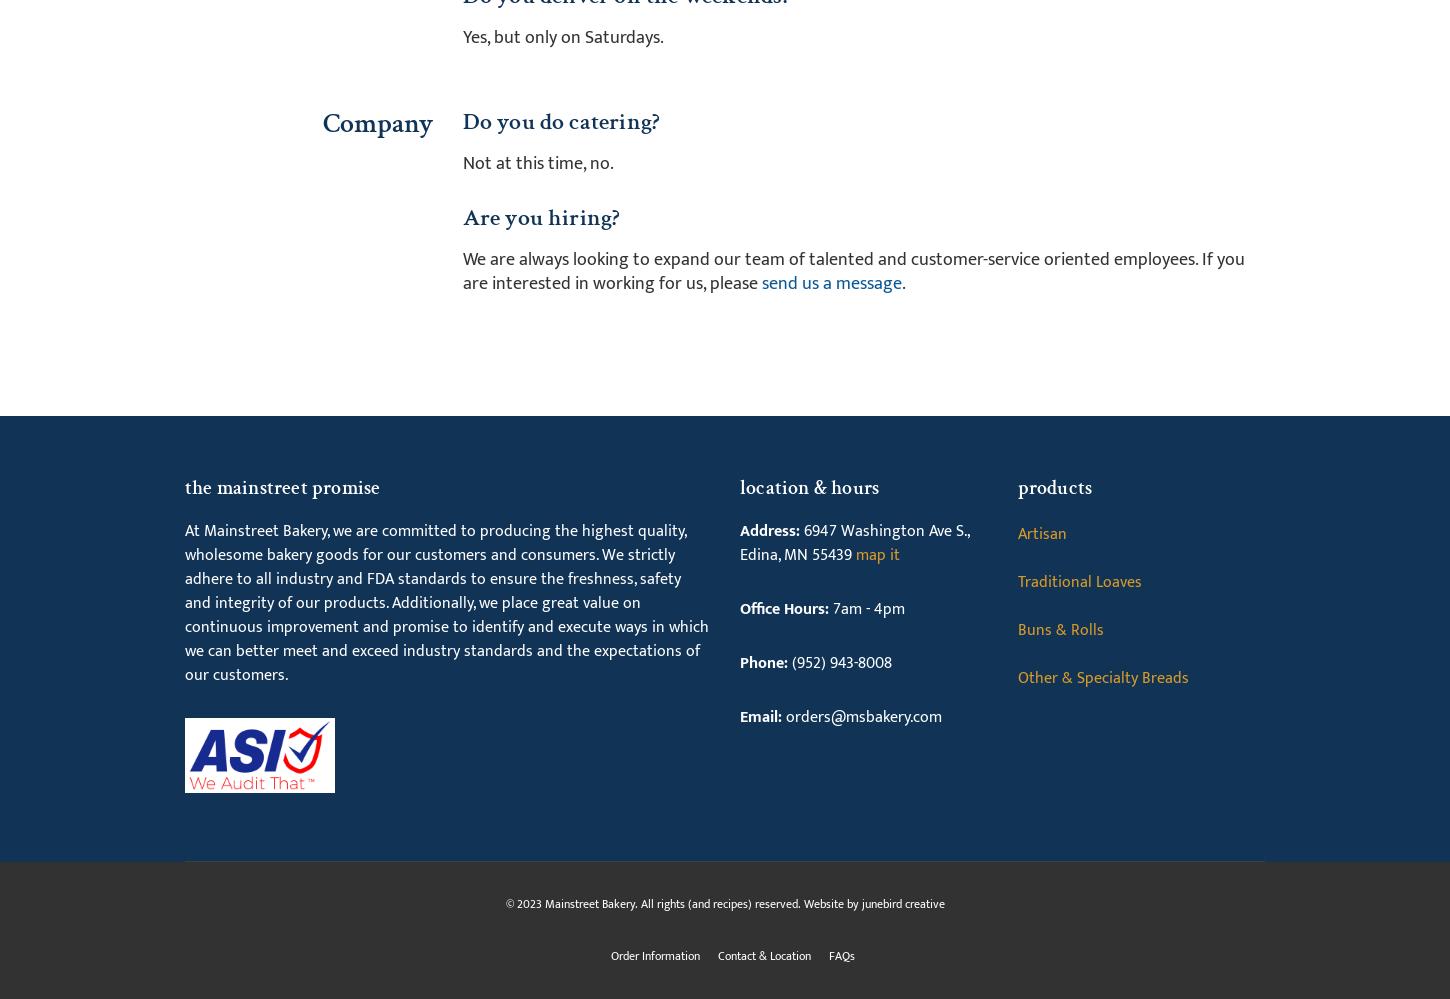 This screenshot has height=999, width=1450. What do you see at coordinates (460, 36) in the screenshot?
I see `'Yes, but only on Saturdays.'` at bounding box center [460, 36].